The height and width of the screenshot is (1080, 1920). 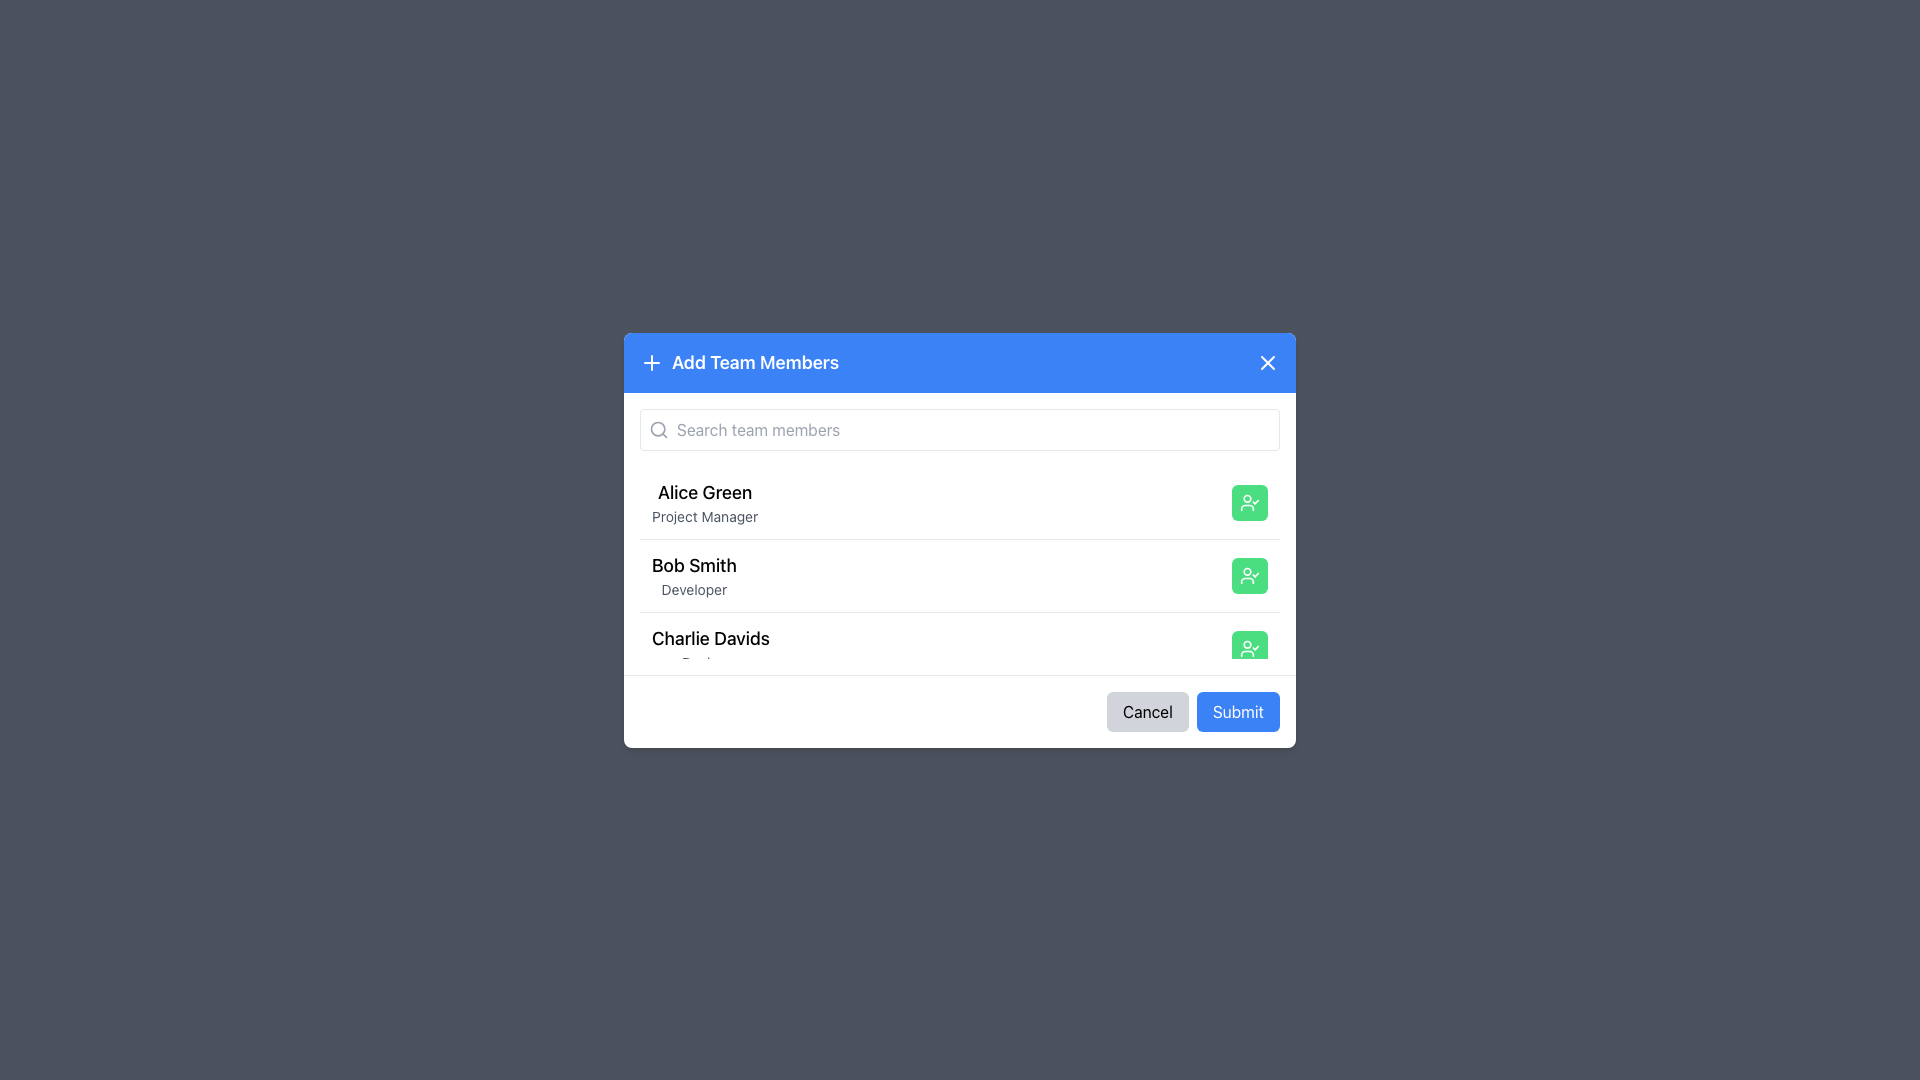 What do you see at coordinates (1248, 574) in the screenshot?
I see `the small green rectangular button with a white user icon and checkmark, located on the right side of the 'Bob Smith, Developer' block to trigger its hover state` at bounding box center [1248, 574].